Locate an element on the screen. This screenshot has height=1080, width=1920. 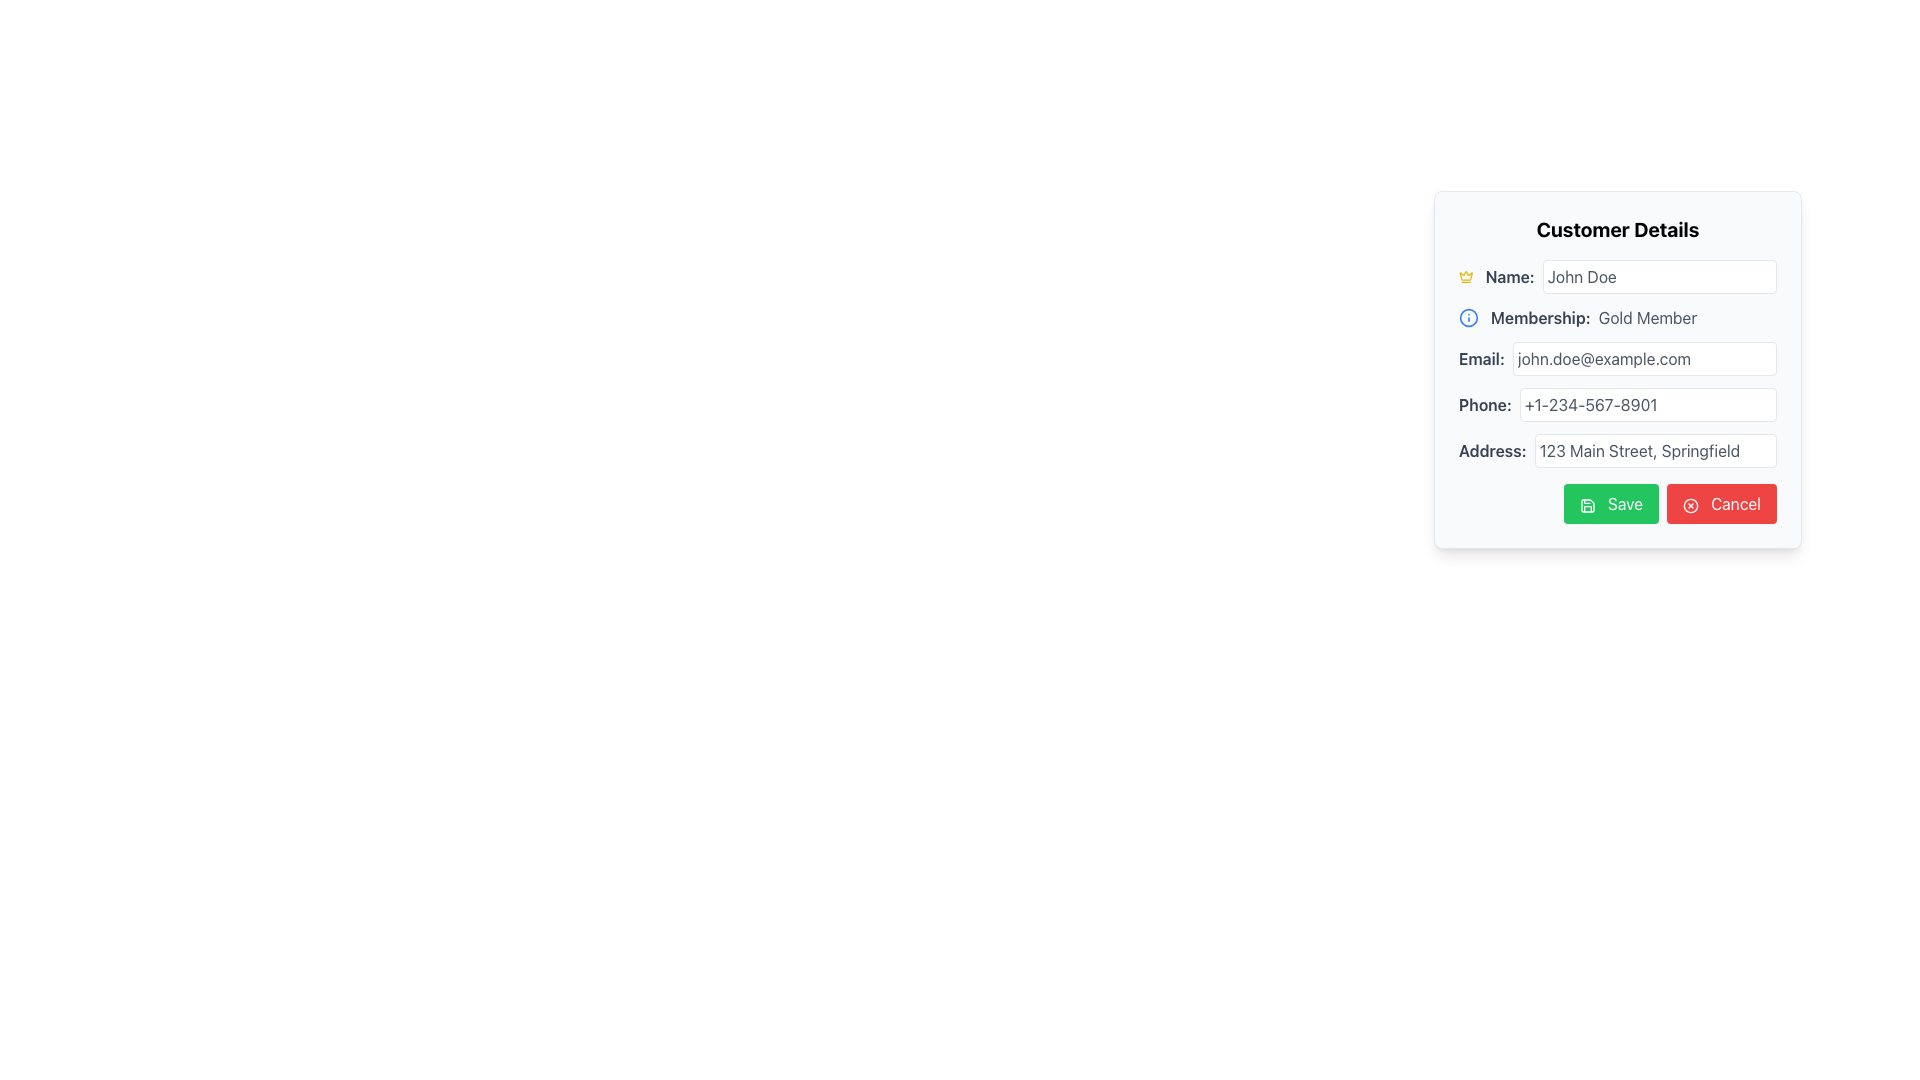
the label indicating the address input field, located in the middle right region of the interface is located at coordinates (1492, 451).